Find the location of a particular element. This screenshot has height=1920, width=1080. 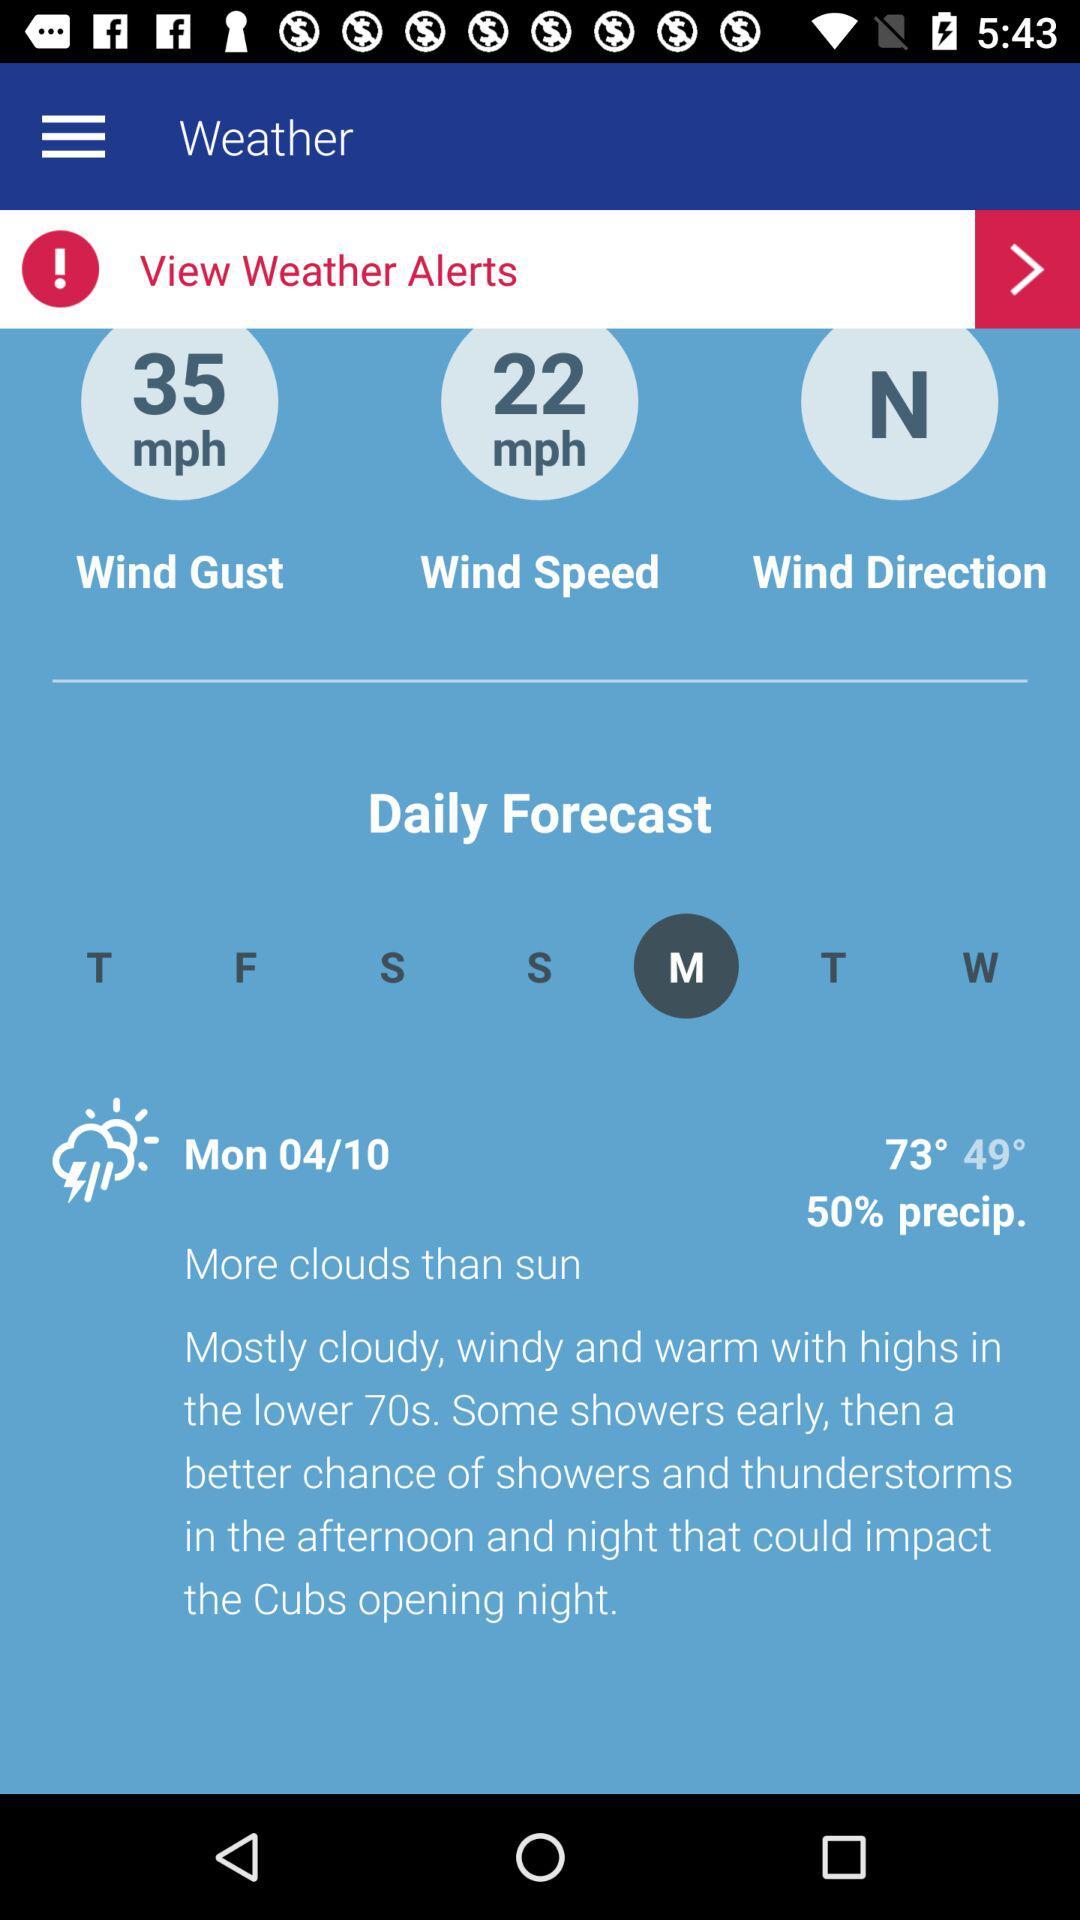

the app next to the s app is located at coordinates (244, 965).